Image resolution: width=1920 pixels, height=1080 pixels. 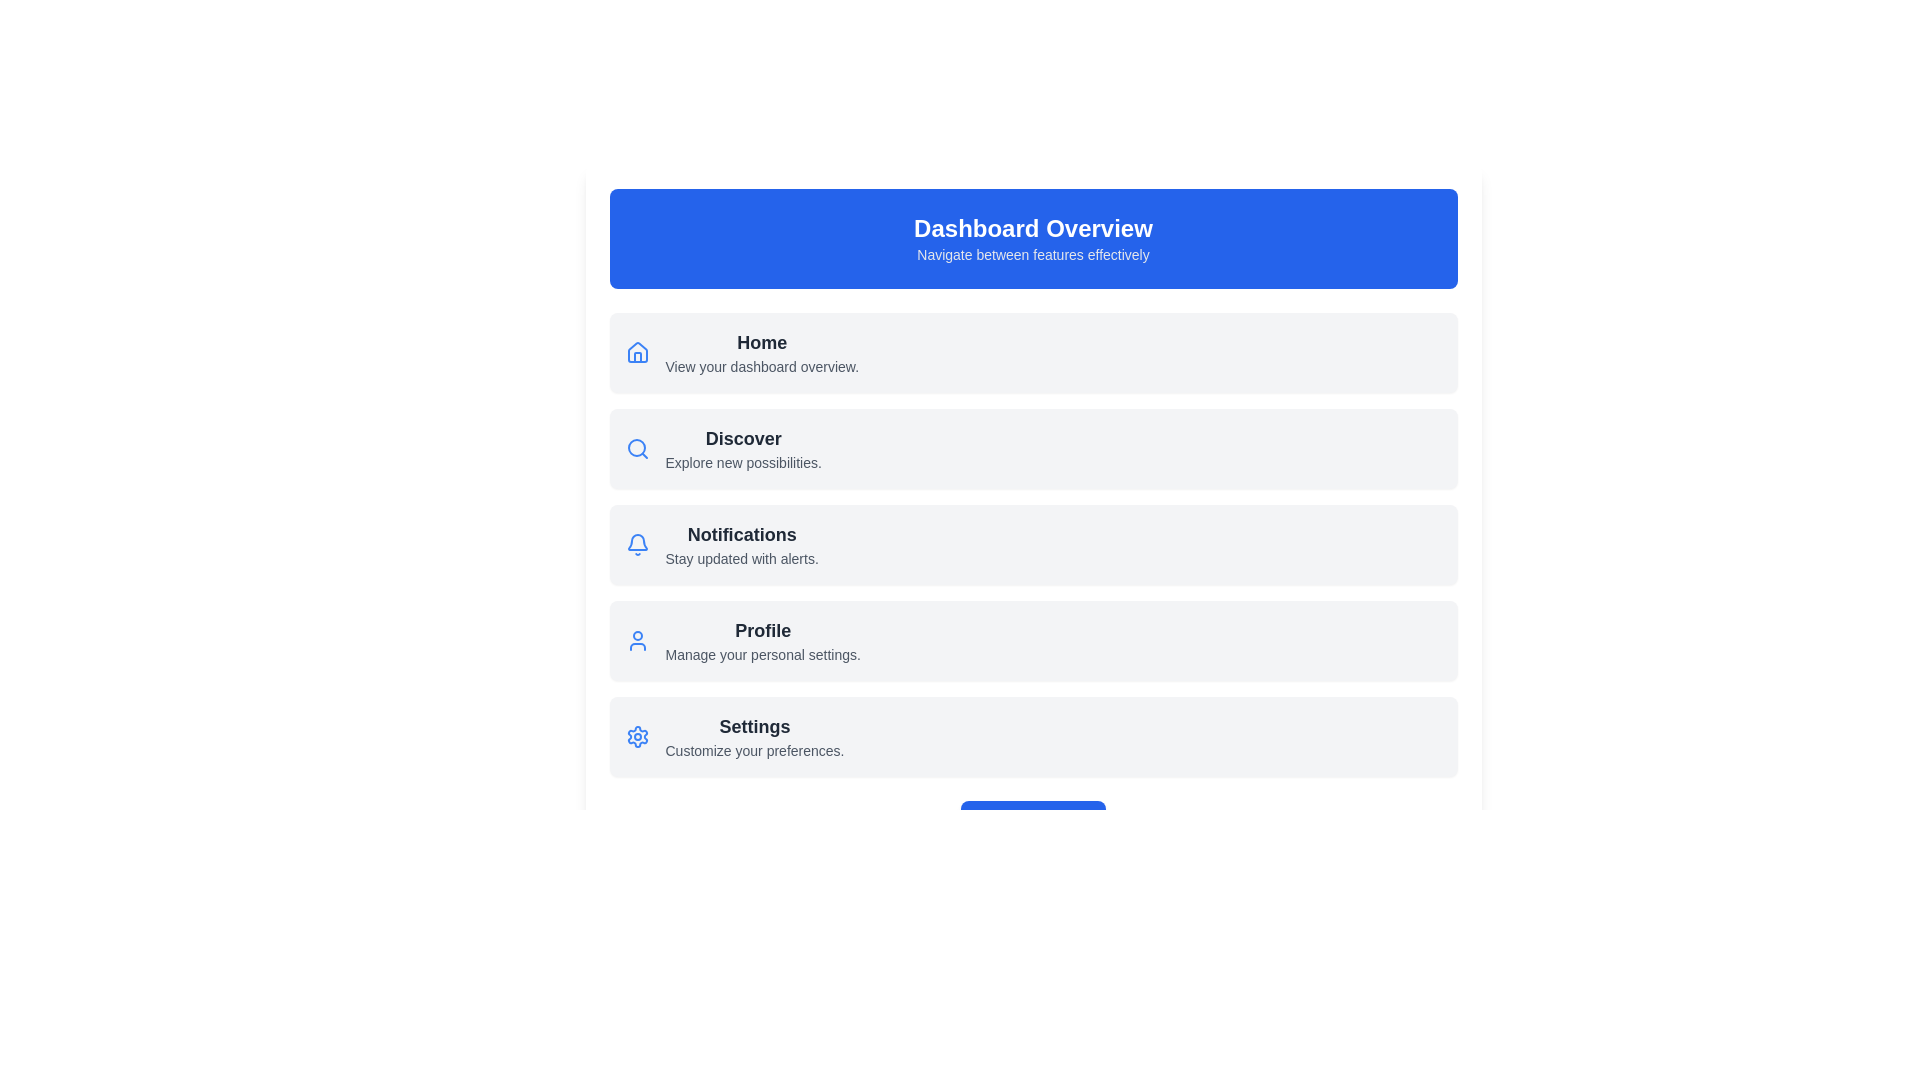 What do you see at coordinates (753, 726) in the screenshot?
I see `the 'Settings' section heading, which is displayed in bold dark gray typography and positioned above the subheading 'Customize your preferences.'` at bounding box center [753, 726].